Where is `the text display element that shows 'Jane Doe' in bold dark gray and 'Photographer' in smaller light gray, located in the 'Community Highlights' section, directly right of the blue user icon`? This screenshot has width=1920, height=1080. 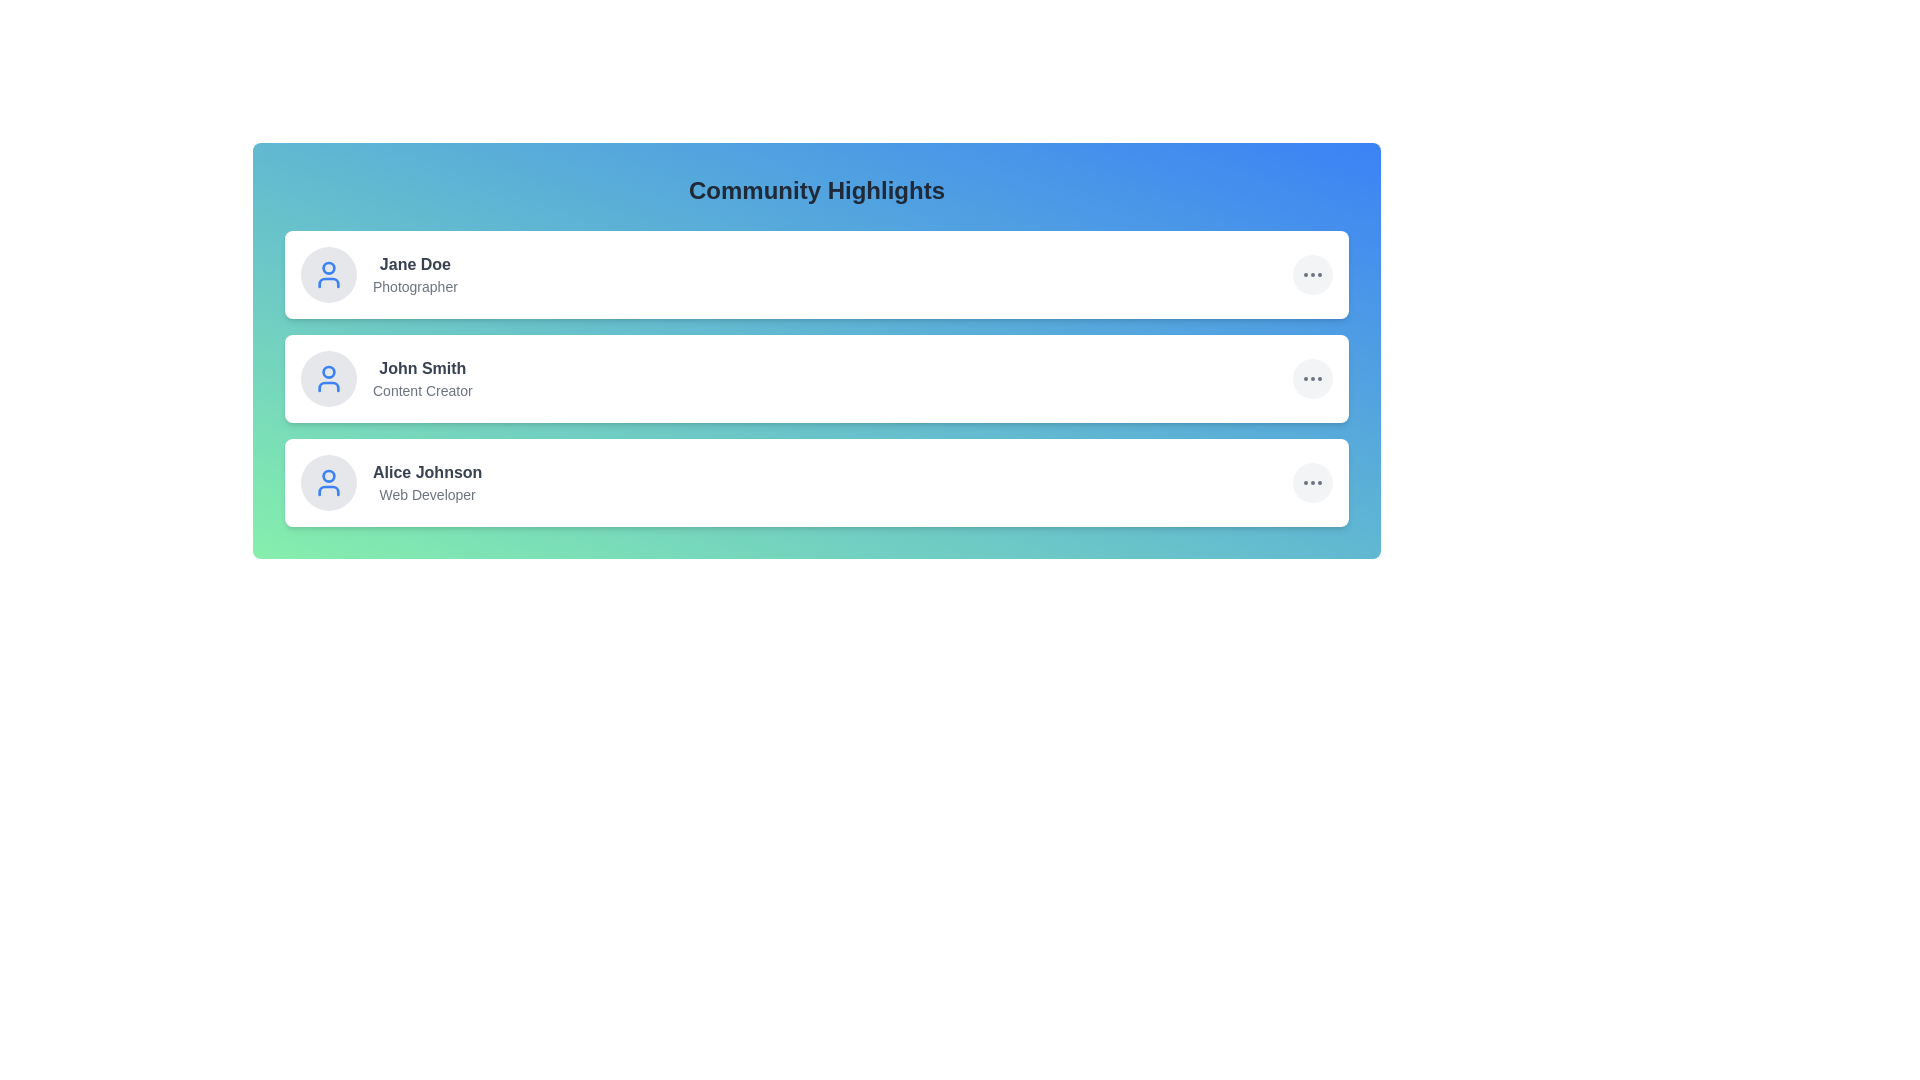
the text display element that shows 'Jane Doe' in bold dark gray and 'Photographer' in smaller light gray, located in the 'Community Highlights' section, directly right of the blue user icon is located at coordinates (414, 274).